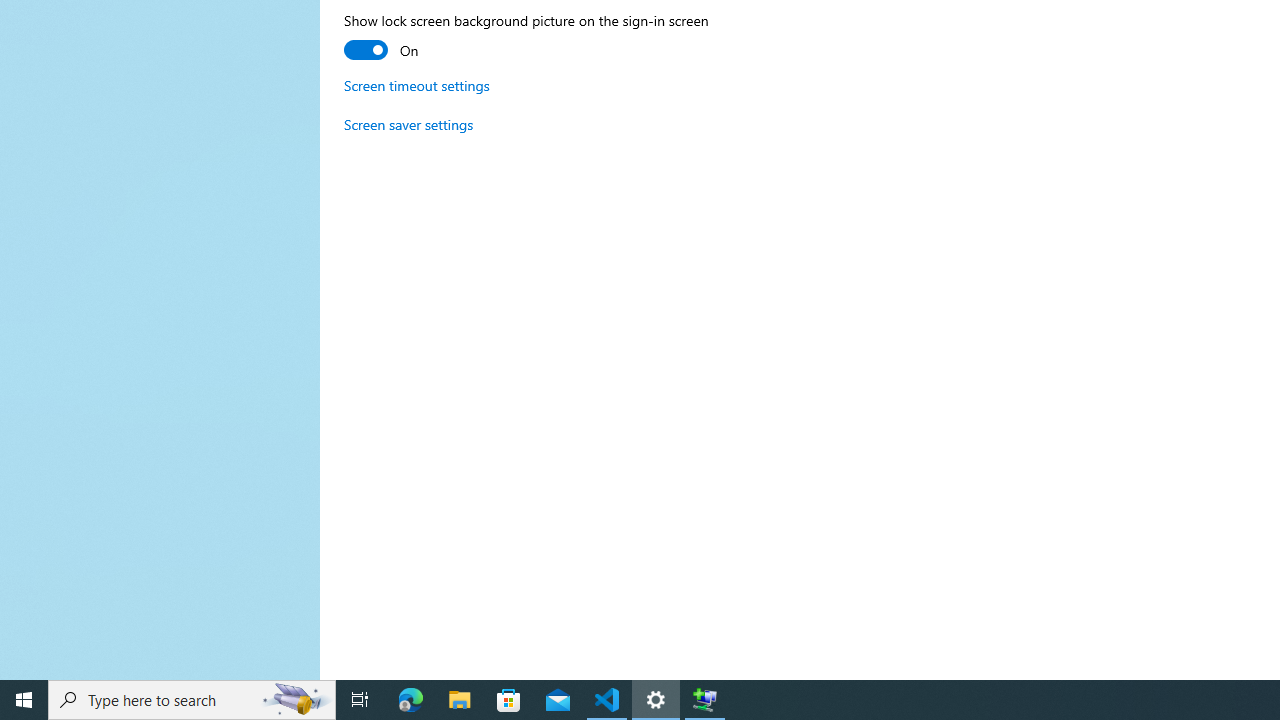  I want to click on 'Extensible Wizards Host Process - 1 running window', so click(705, 698).